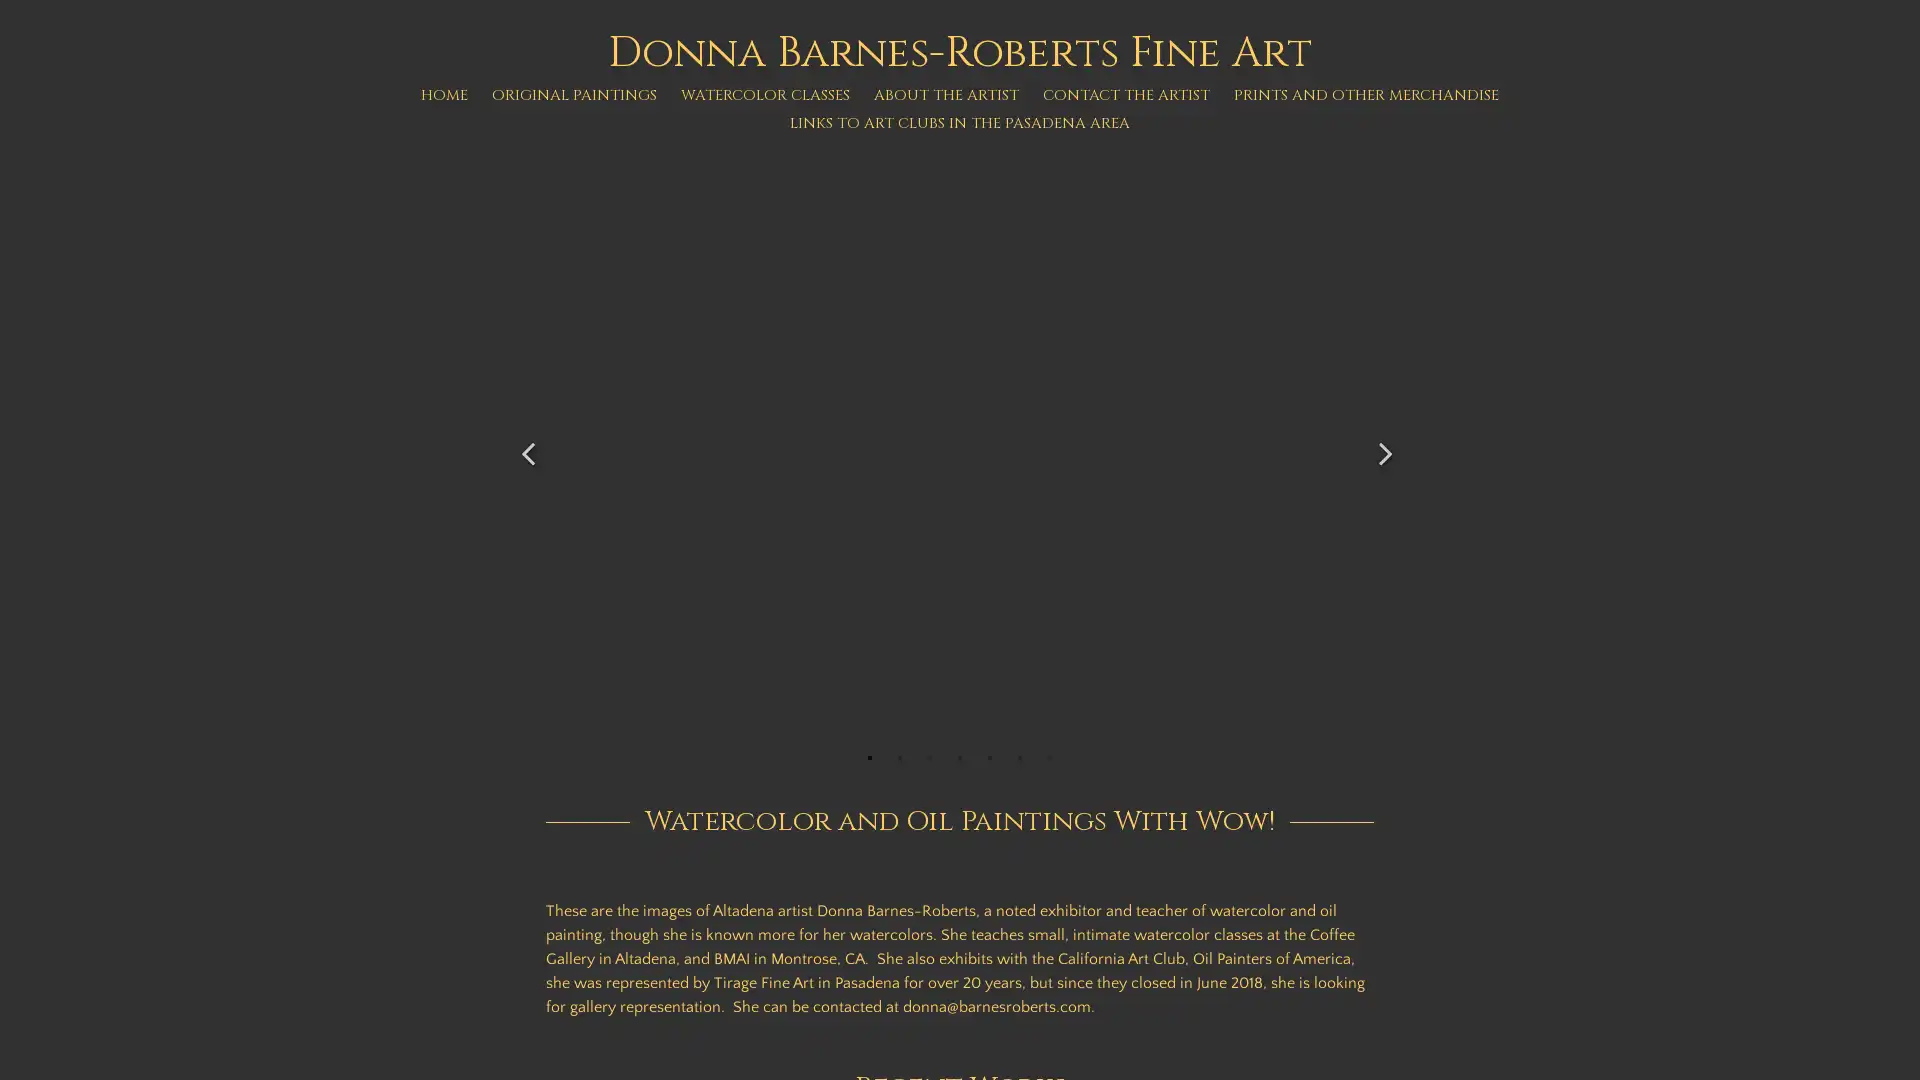 The height and width of the screenshot is (1080, 1920). What do you see at coordinates (531, 442) in the screenshot?
I see `Previous` at bounding box center [531, 442].